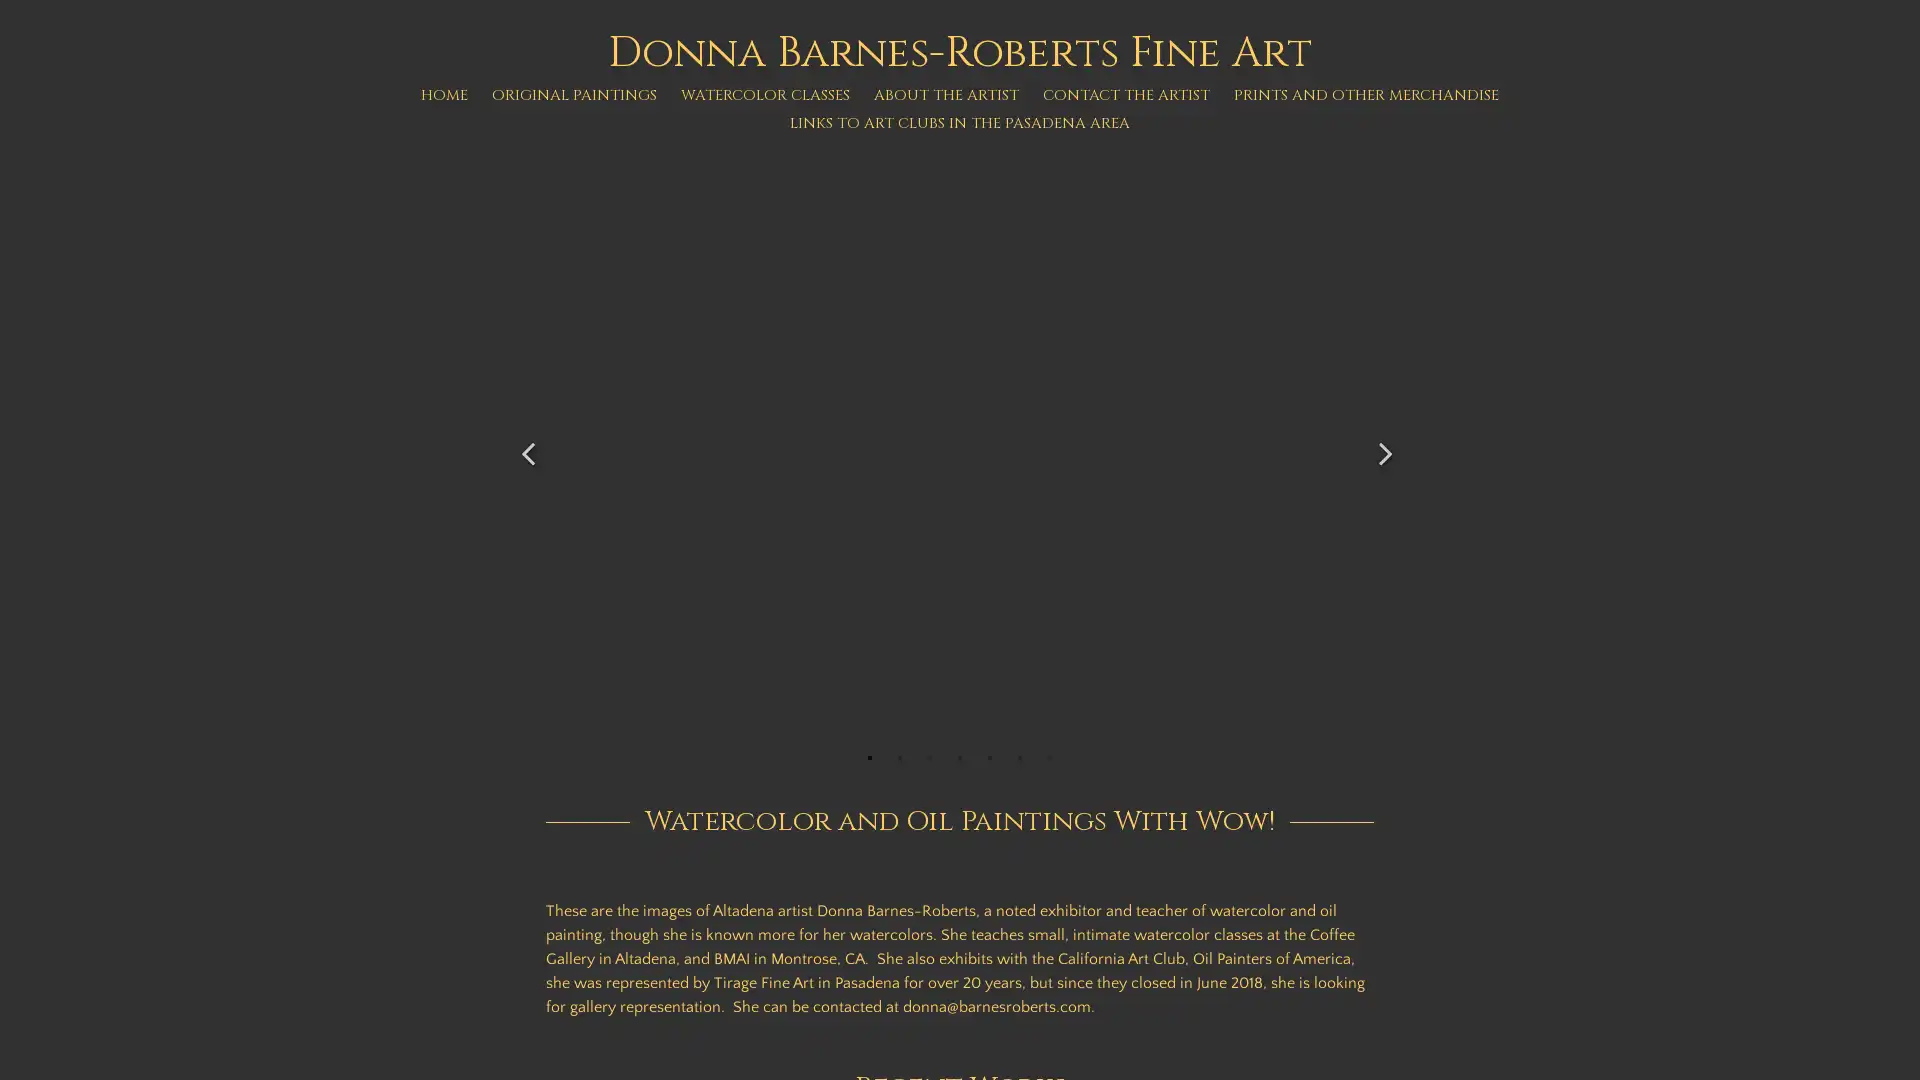 The height and width of the screenshot is (1080, 1920). What do you see at coordinates (531, 442) in the screenshot?
I see `Previous` at bounding box center [531, 442].